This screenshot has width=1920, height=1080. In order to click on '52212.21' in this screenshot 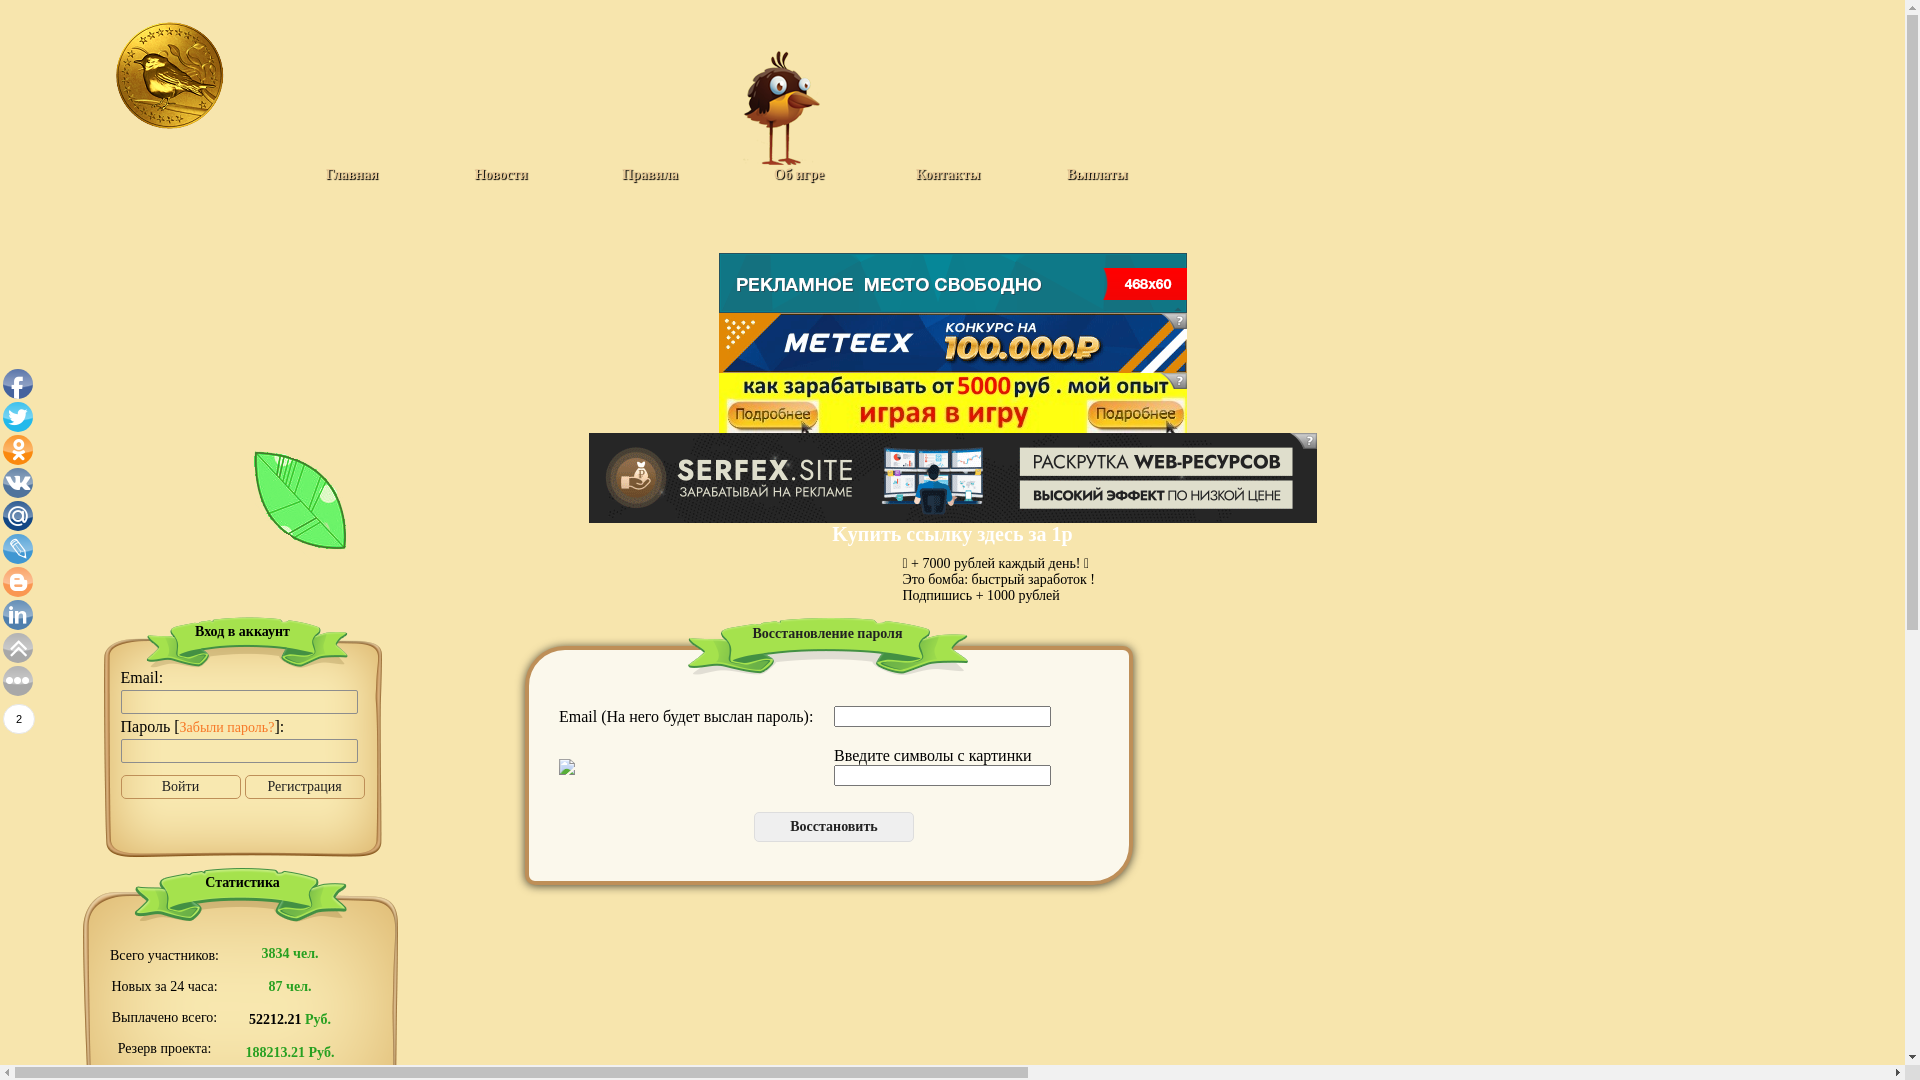, I will do `click(274, 1019)`.